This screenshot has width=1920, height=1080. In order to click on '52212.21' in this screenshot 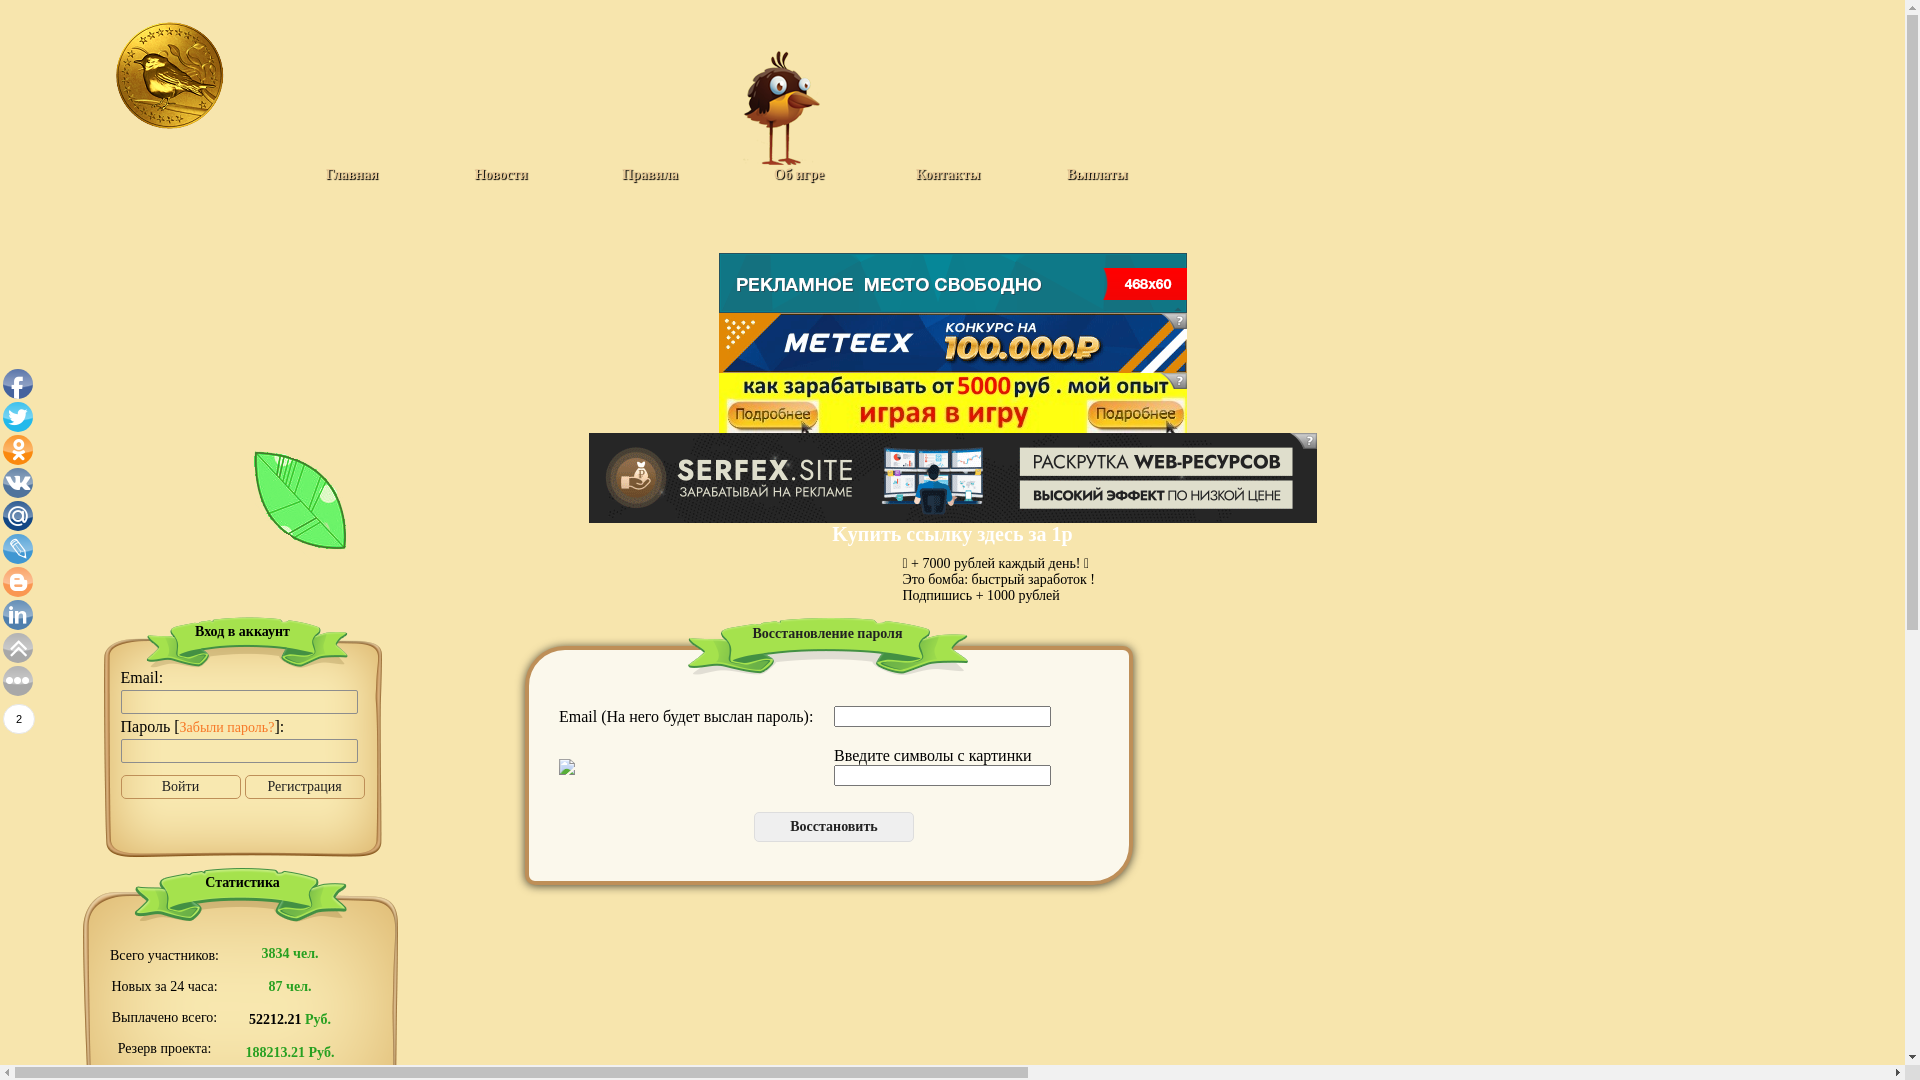, I will do `click(274, 1019)`.